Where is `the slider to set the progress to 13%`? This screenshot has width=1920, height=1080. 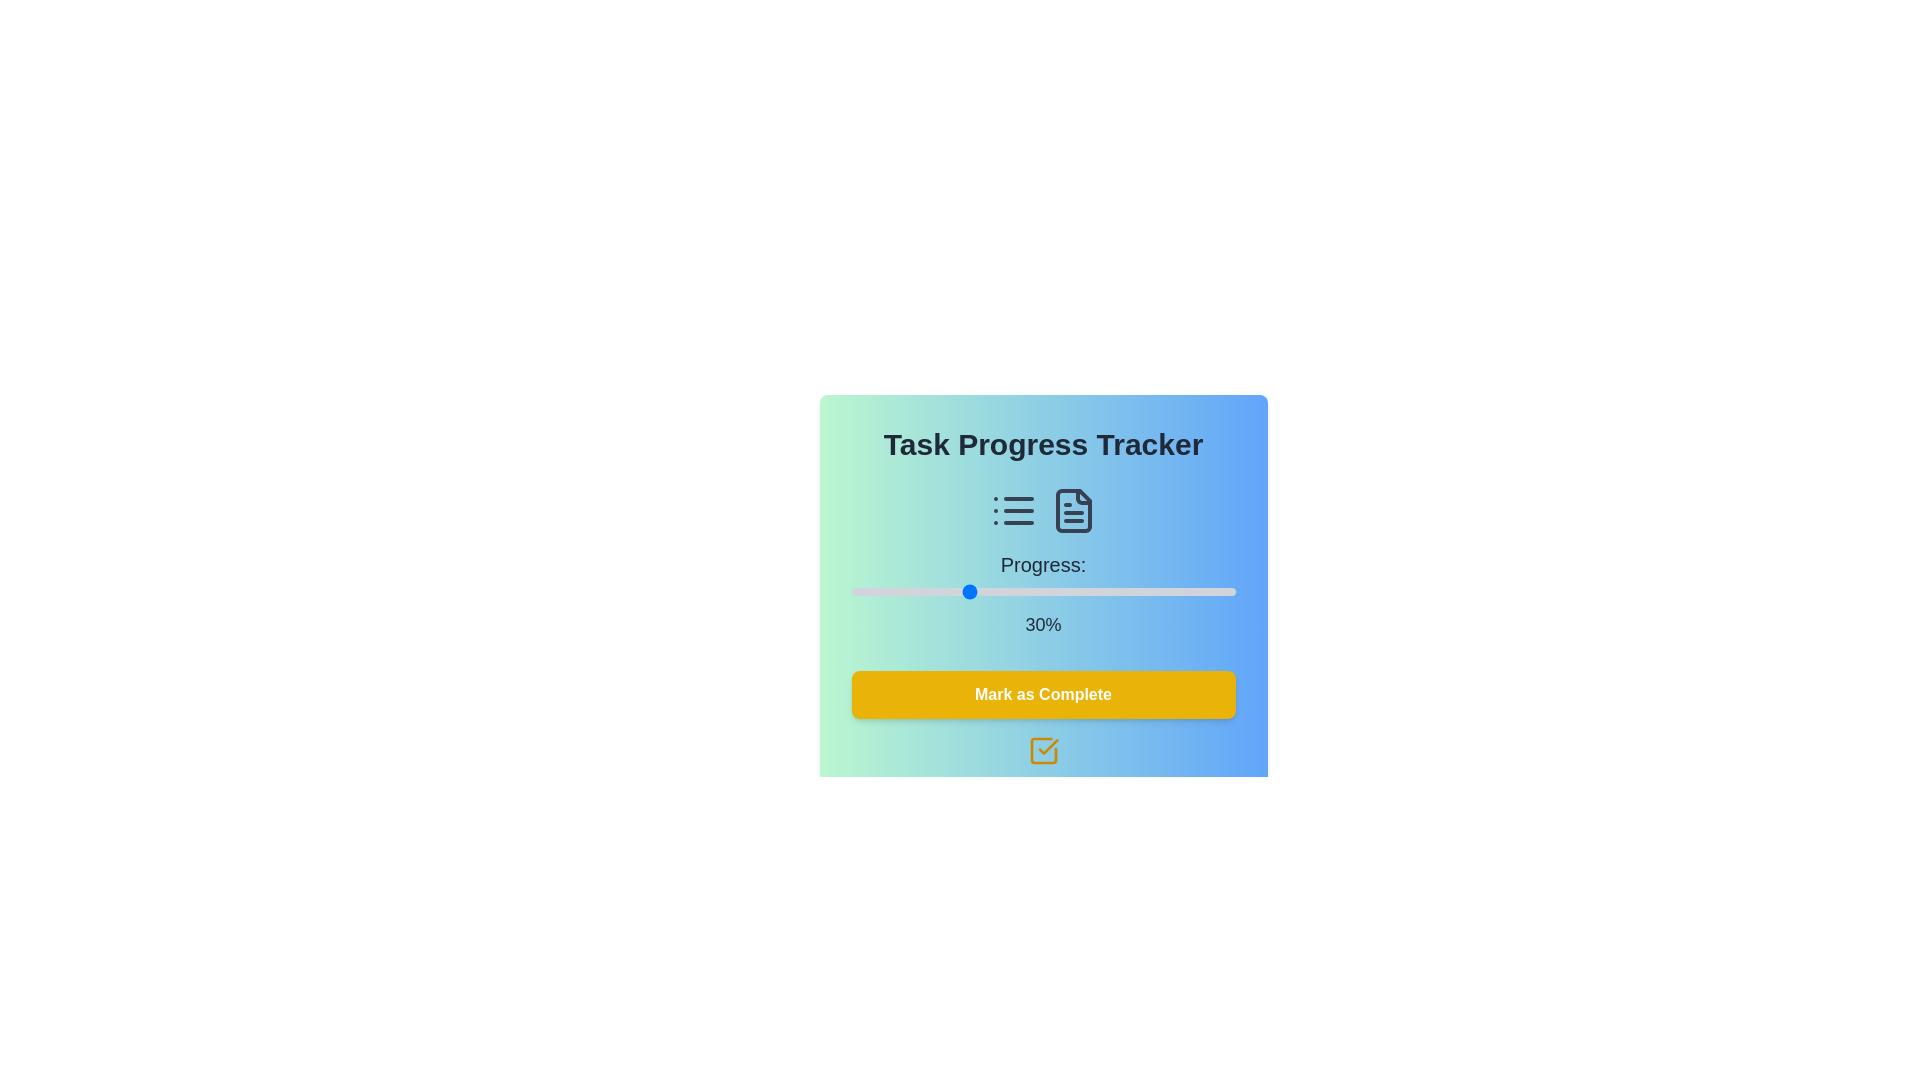
the slider to set the progress to 13% is located at coordinates (900, 590).